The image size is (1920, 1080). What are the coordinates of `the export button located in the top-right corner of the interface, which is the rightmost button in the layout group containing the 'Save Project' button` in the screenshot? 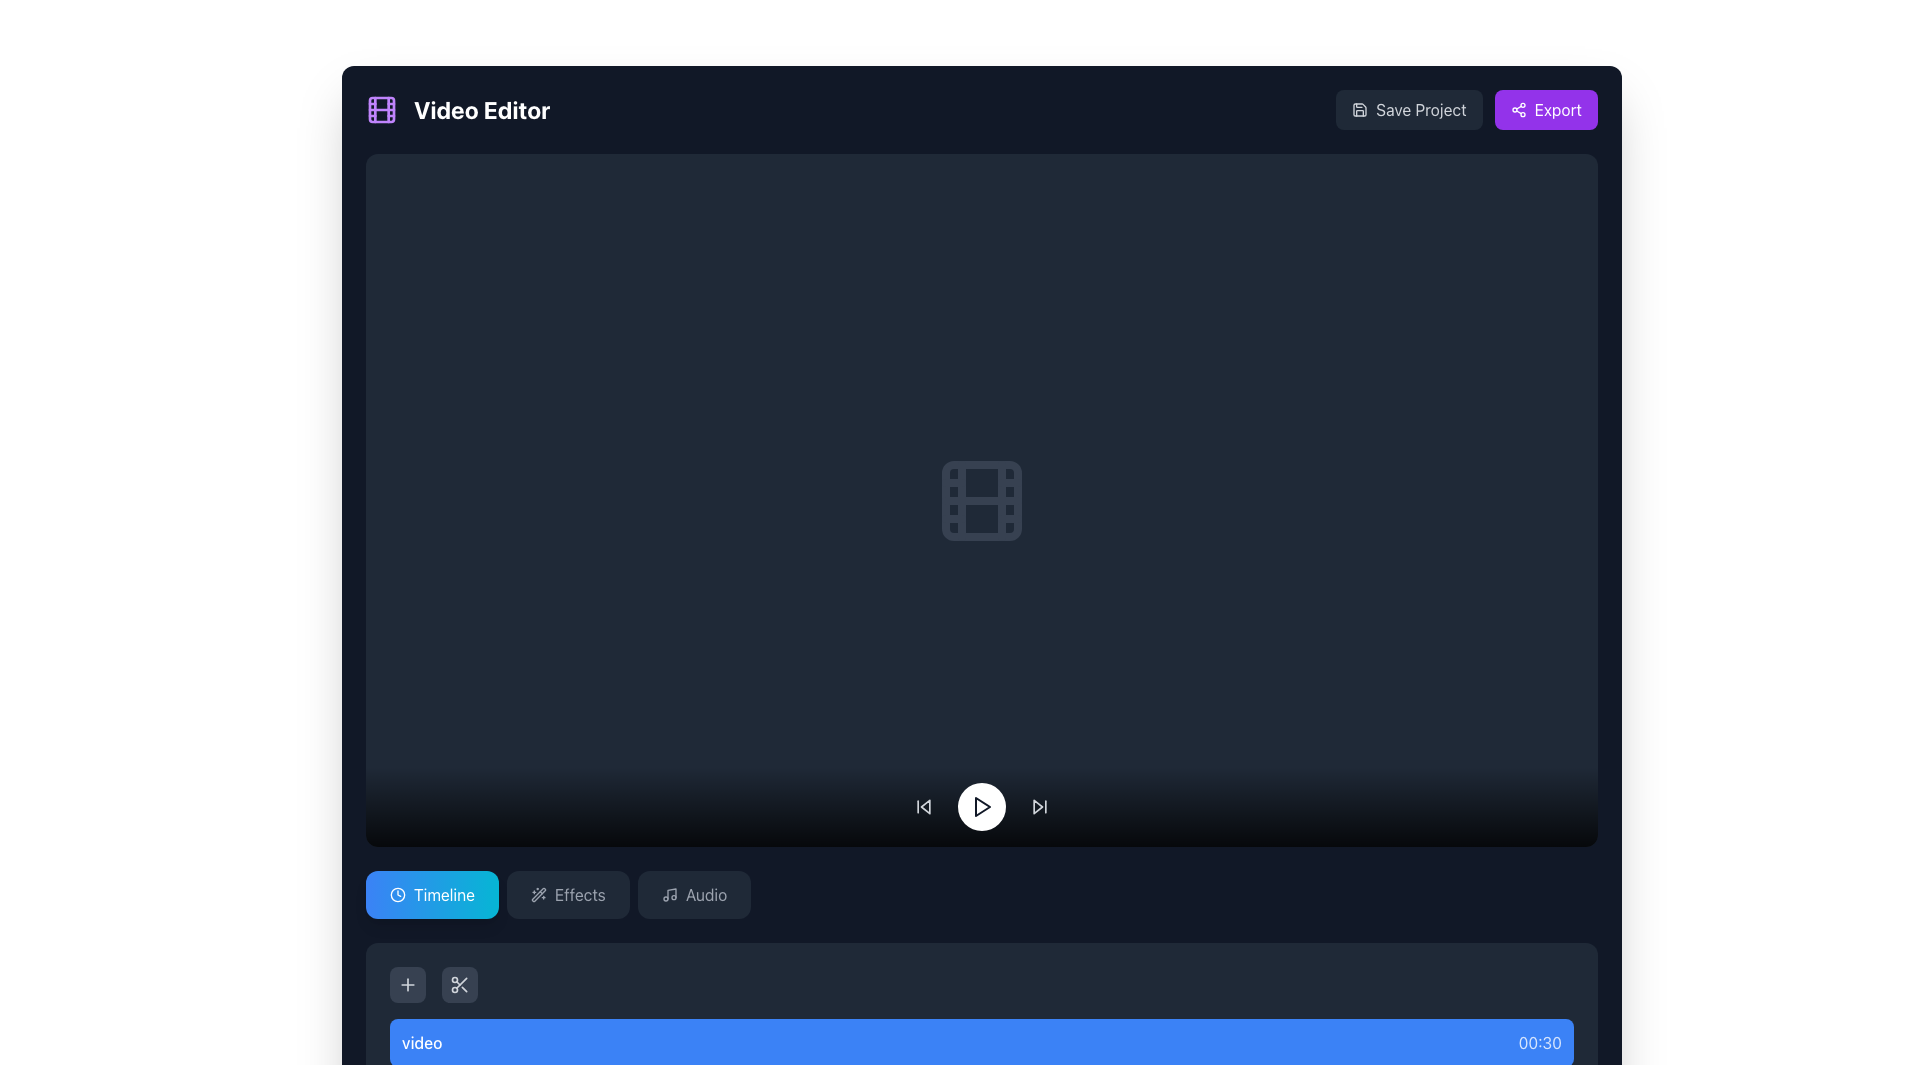 It's located at (1545, 110).